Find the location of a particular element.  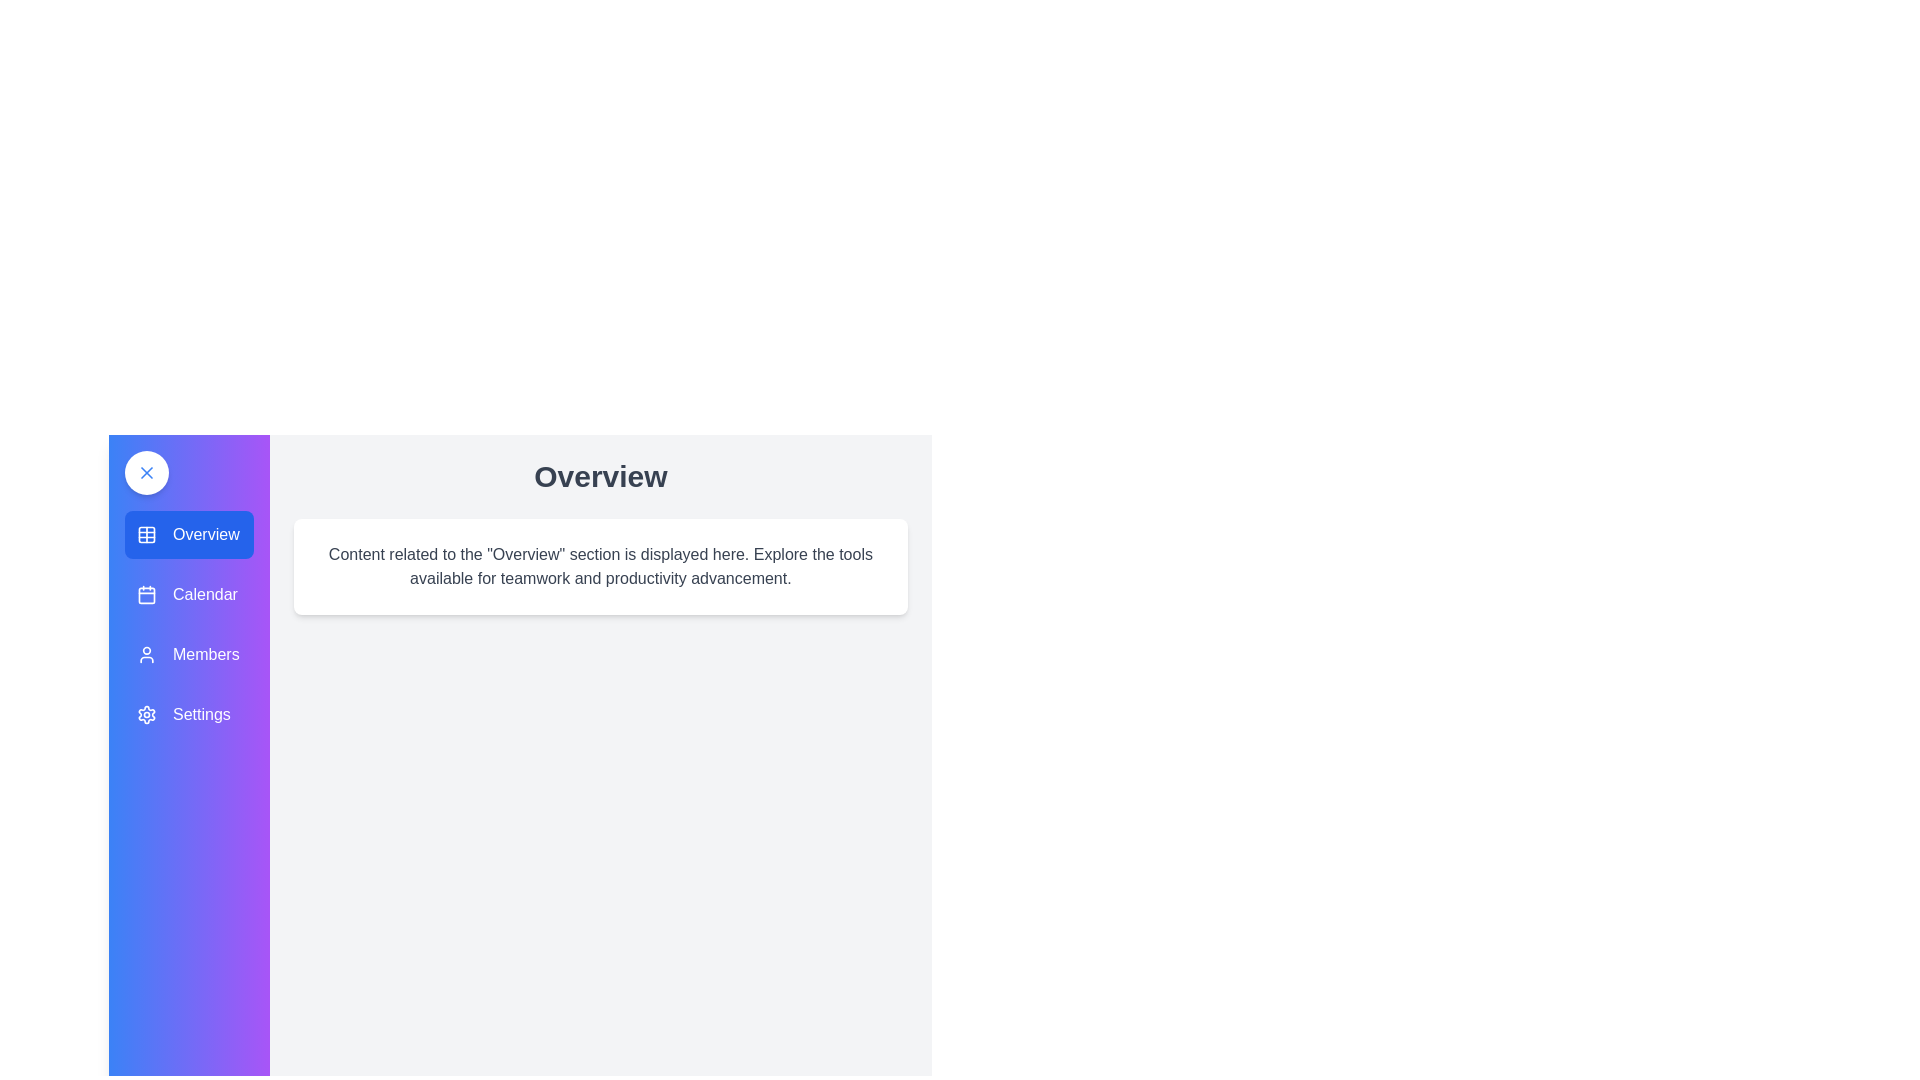

the Calendar panel by clicking on its corresponding button in the sidebar is located at coordinates (188, 593).